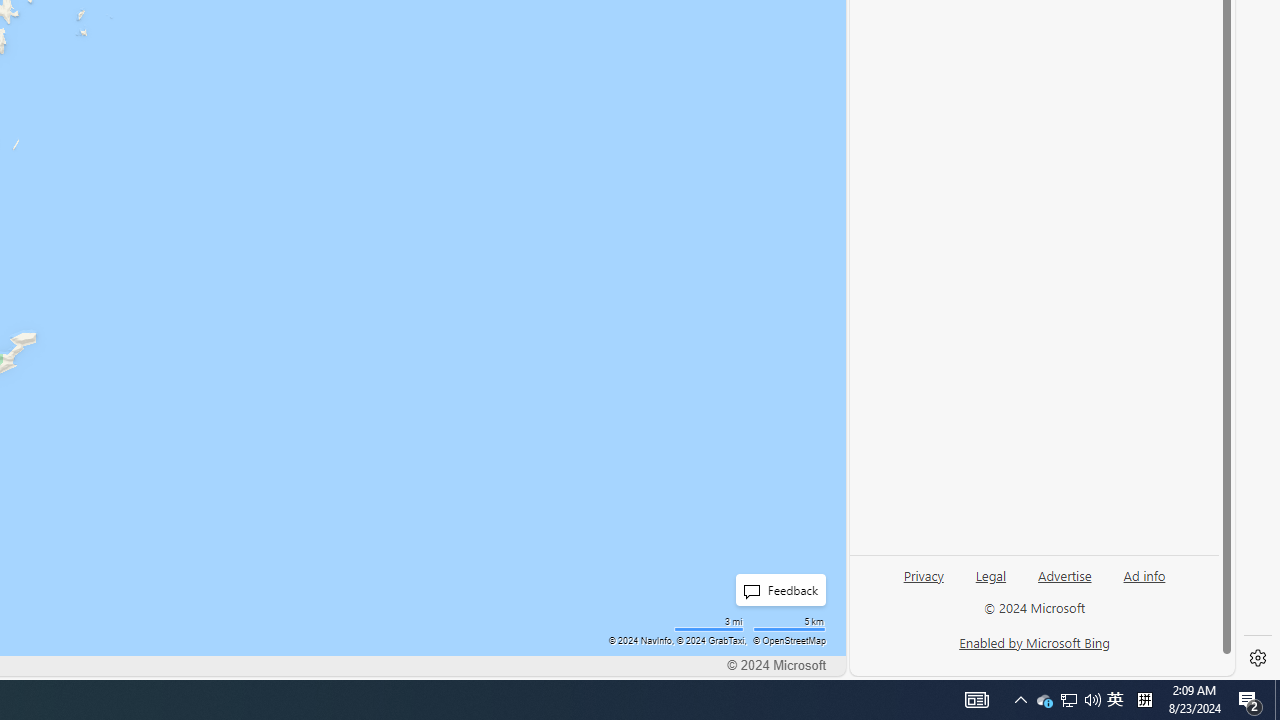 The image size is (1280, 720). What do you see at coordinates (774, 589) in the screenshot?
I see `'Feedback'` at bounding box center [774, 589].